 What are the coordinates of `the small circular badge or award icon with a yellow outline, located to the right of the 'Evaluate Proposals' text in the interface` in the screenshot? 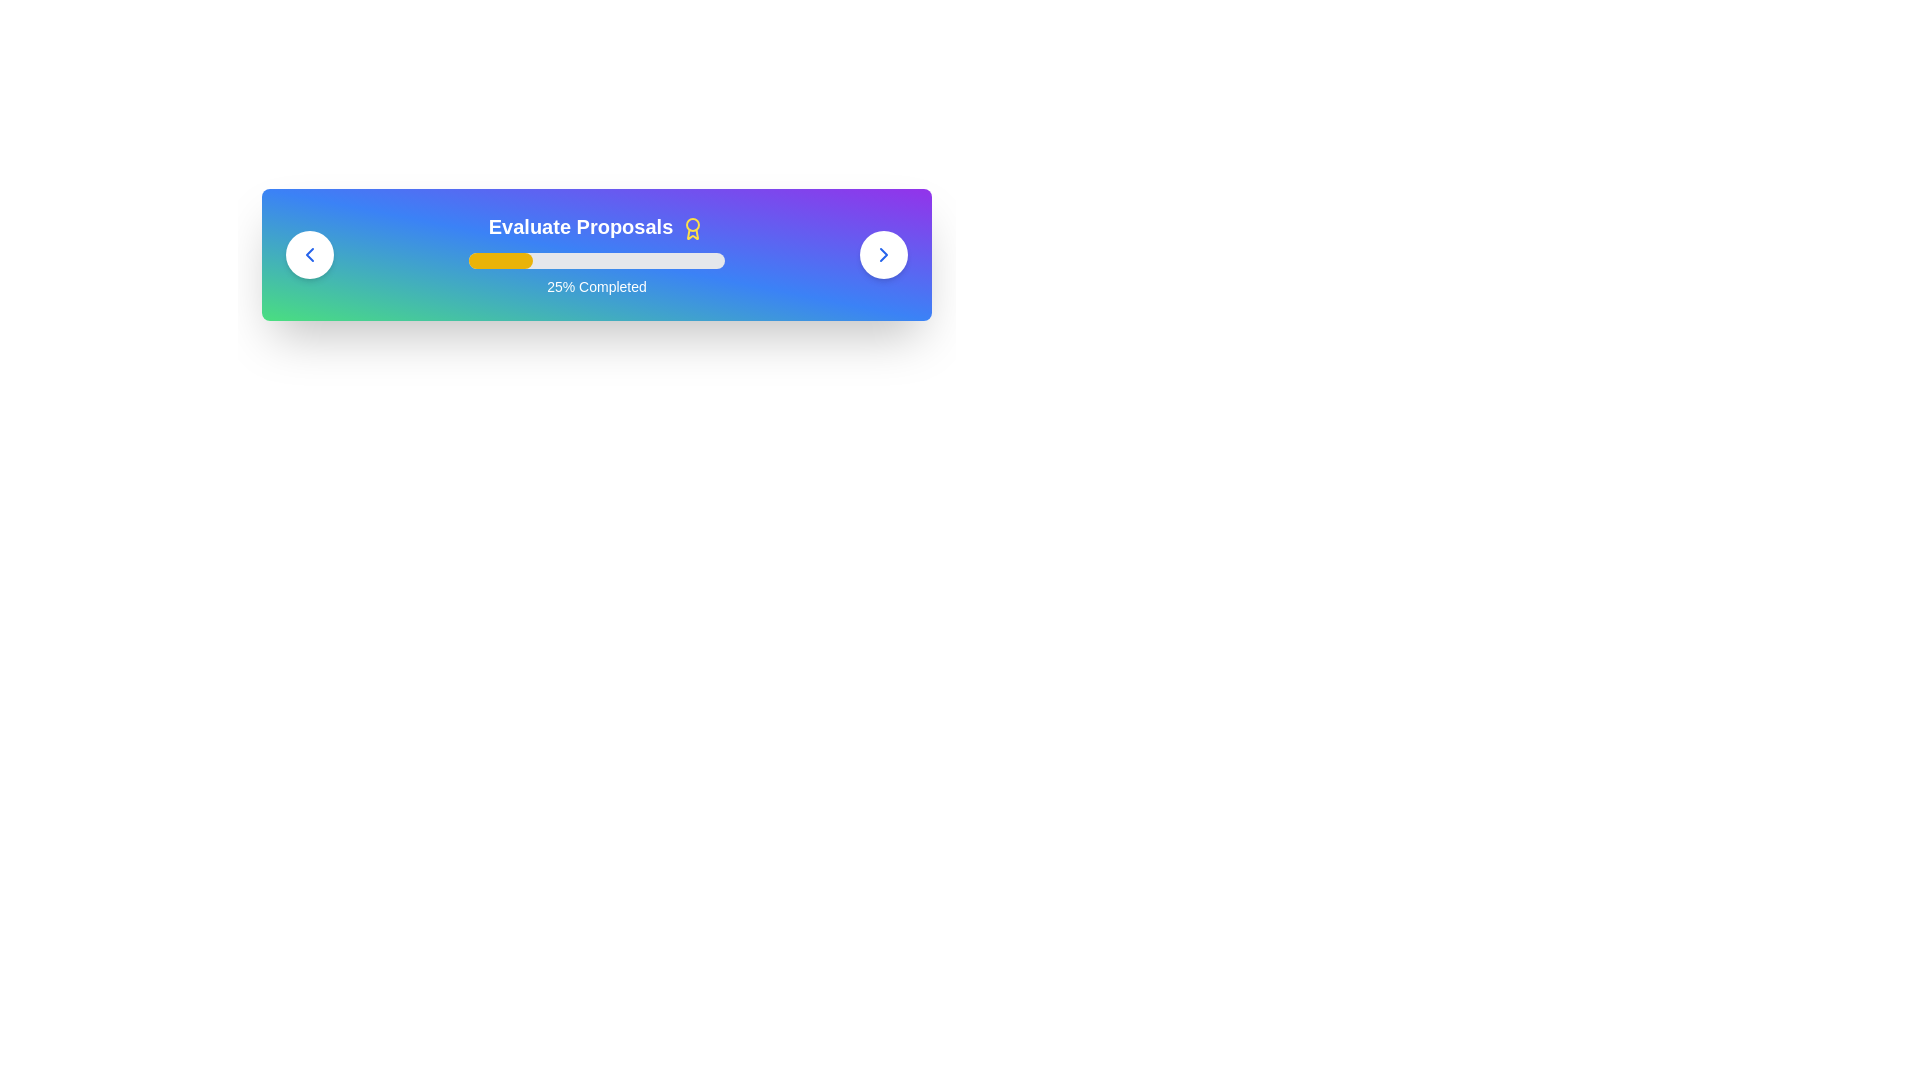 It's located at (693, 227).